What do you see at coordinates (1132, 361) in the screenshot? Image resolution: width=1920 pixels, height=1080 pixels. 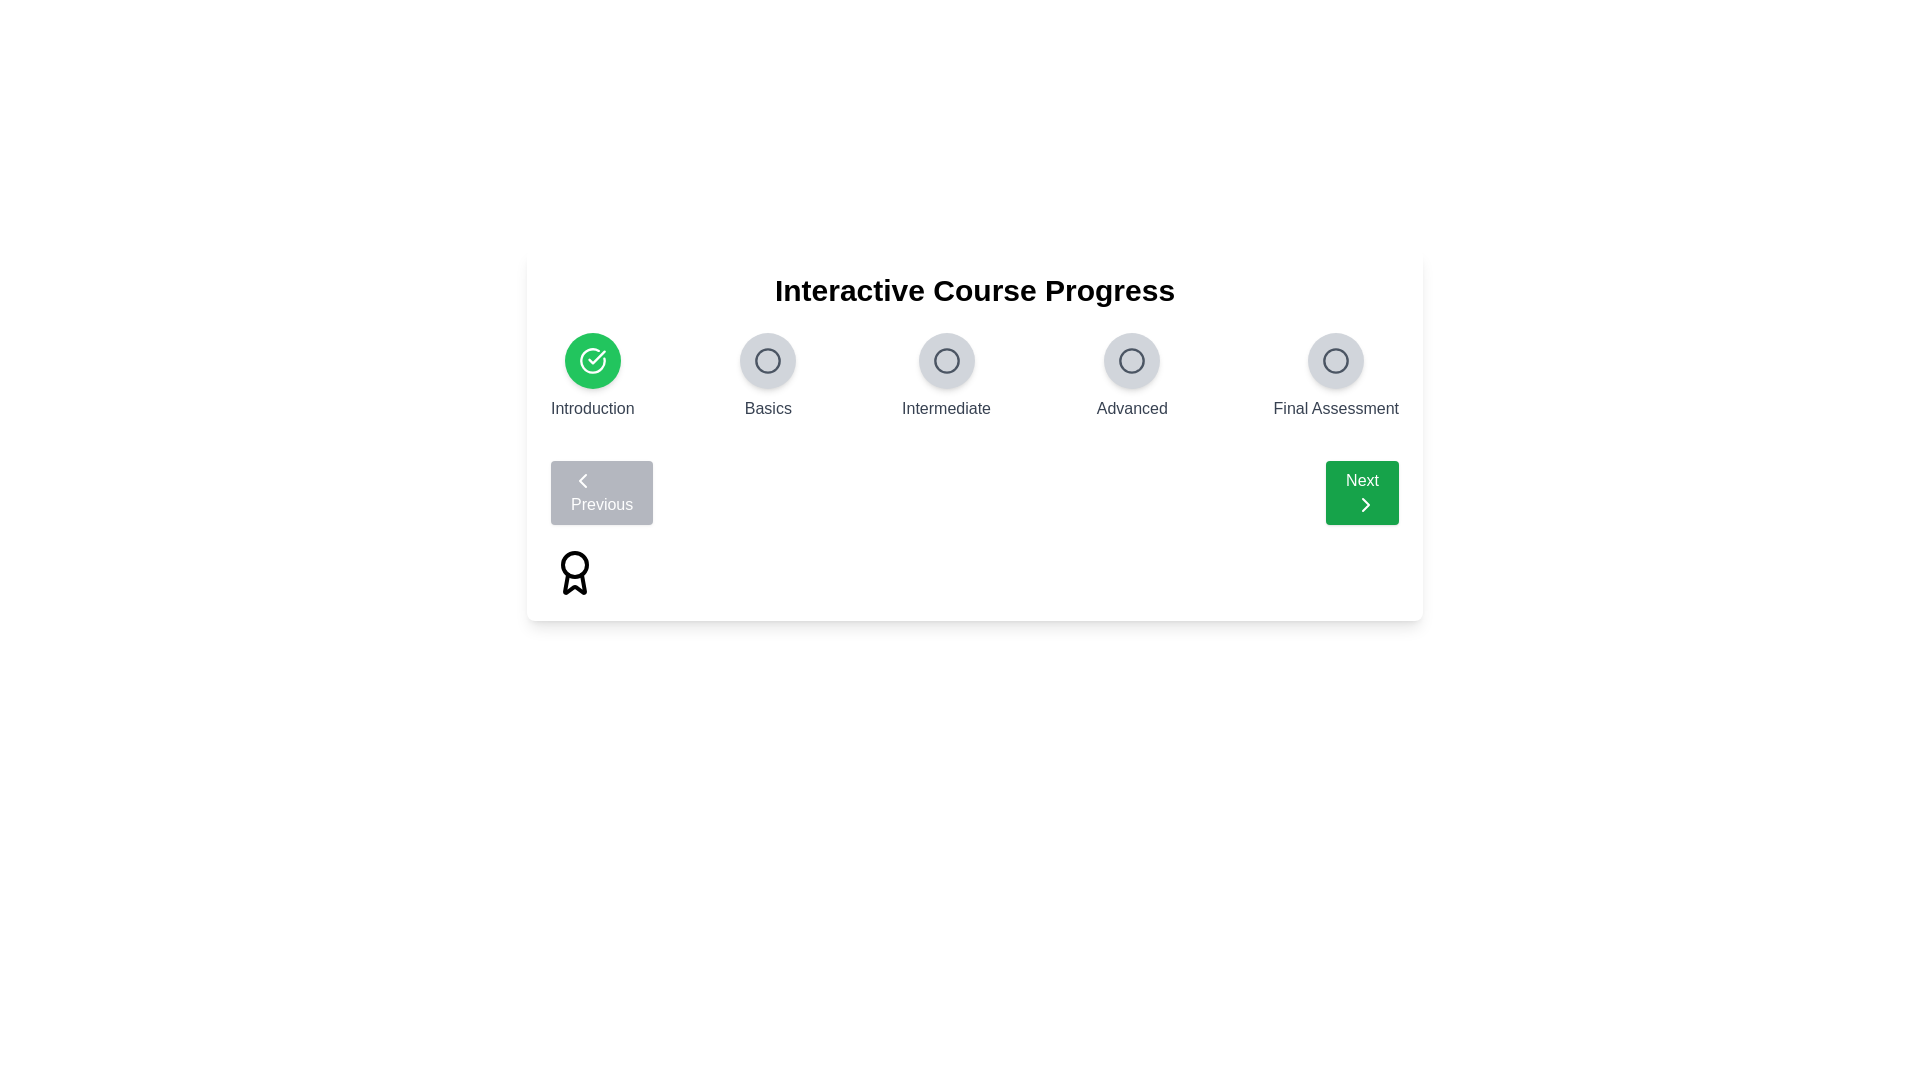 I see `the 'Advanced' stage circular button in the navigation bar, which is located between the 'Intermediate' button and the 'Final Assessment' button` at bounding box center [1132, 361].